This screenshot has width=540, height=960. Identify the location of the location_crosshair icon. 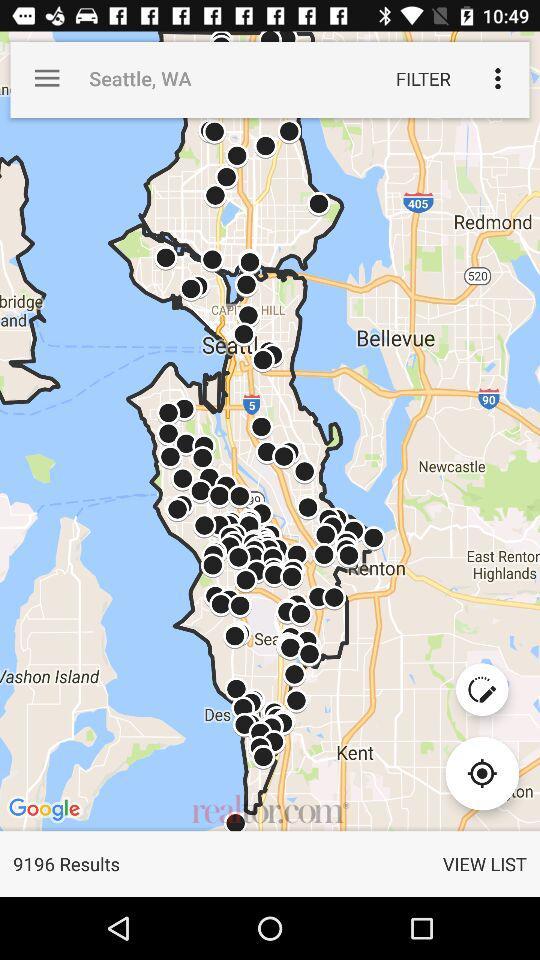
(481, 772).